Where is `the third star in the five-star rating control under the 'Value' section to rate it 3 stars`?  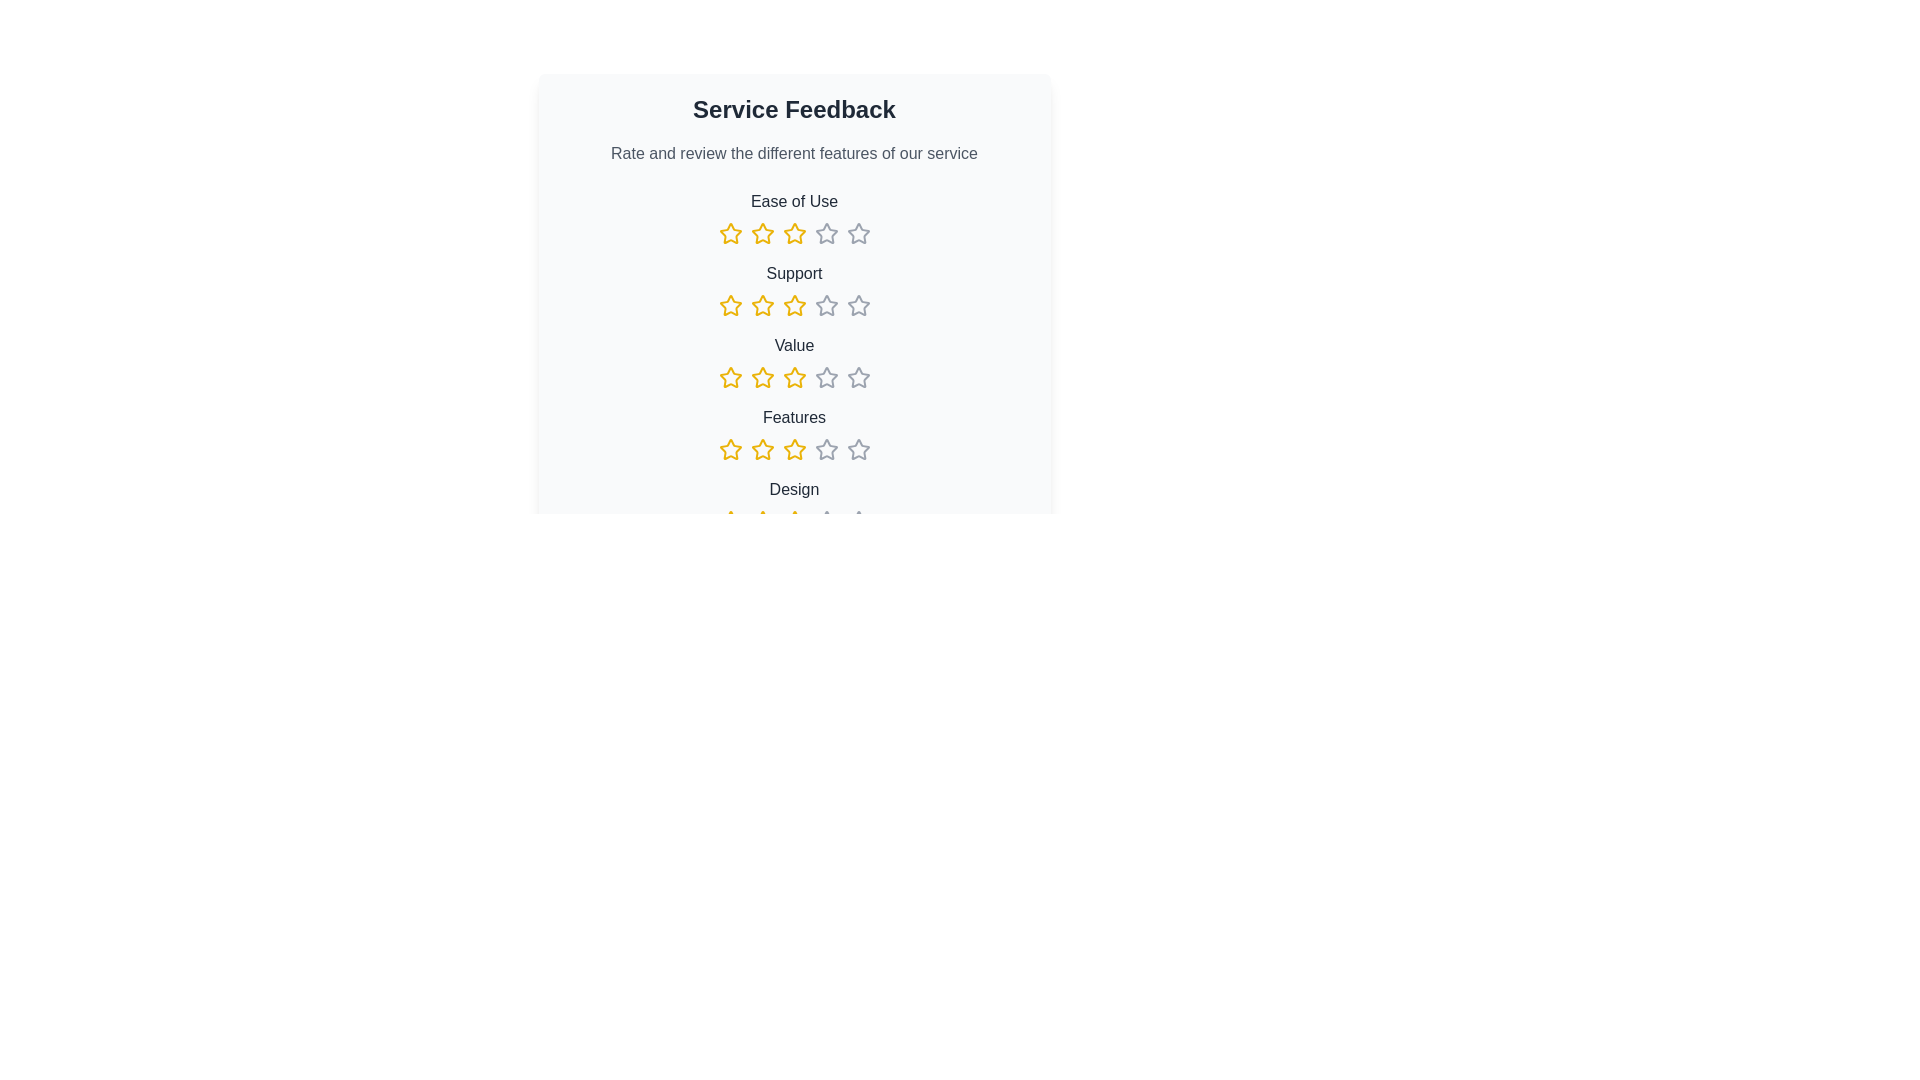
the third star in the five-star rating control under the 'Value' section to rate it 3 stars is located at coordinates (793, 378).